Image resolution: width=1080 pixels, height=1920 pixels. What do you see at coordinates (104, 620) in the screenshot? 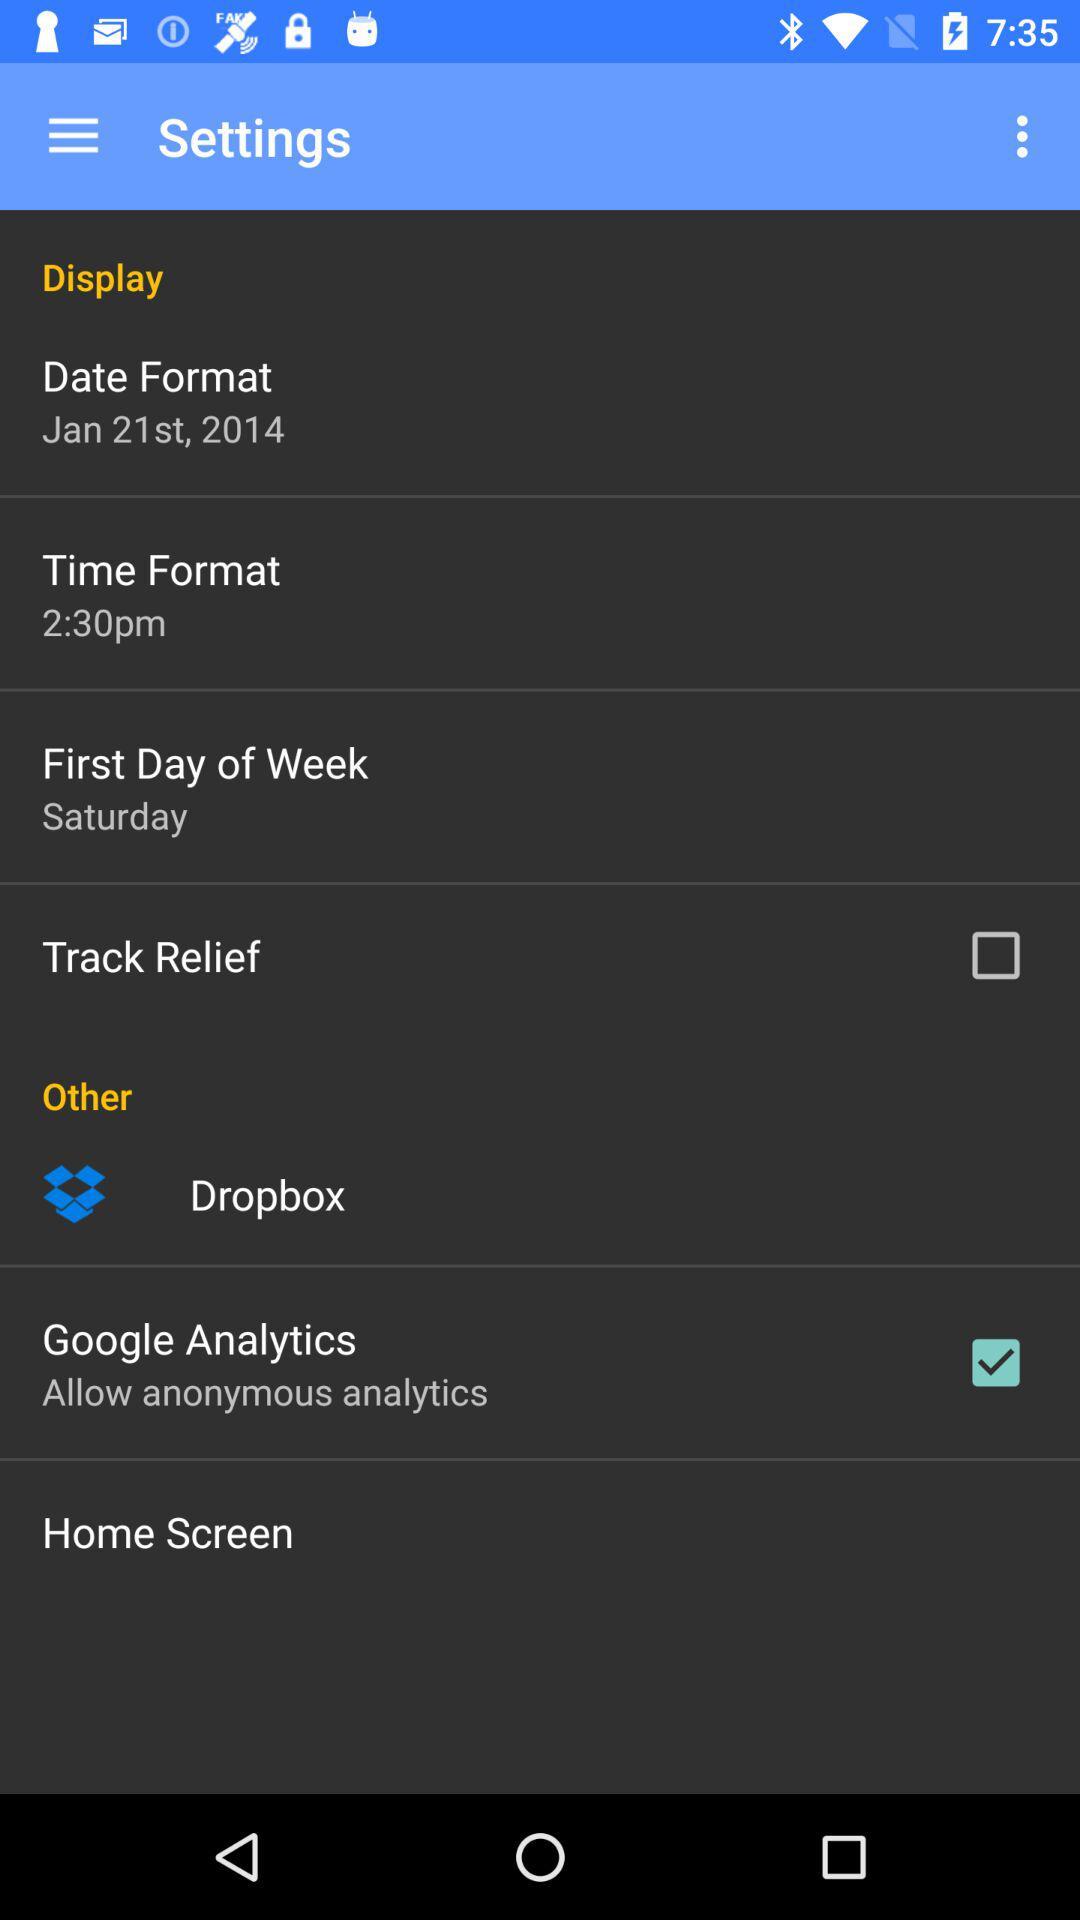
I see `the 2:30pm app` at bounding box center [104, 620].